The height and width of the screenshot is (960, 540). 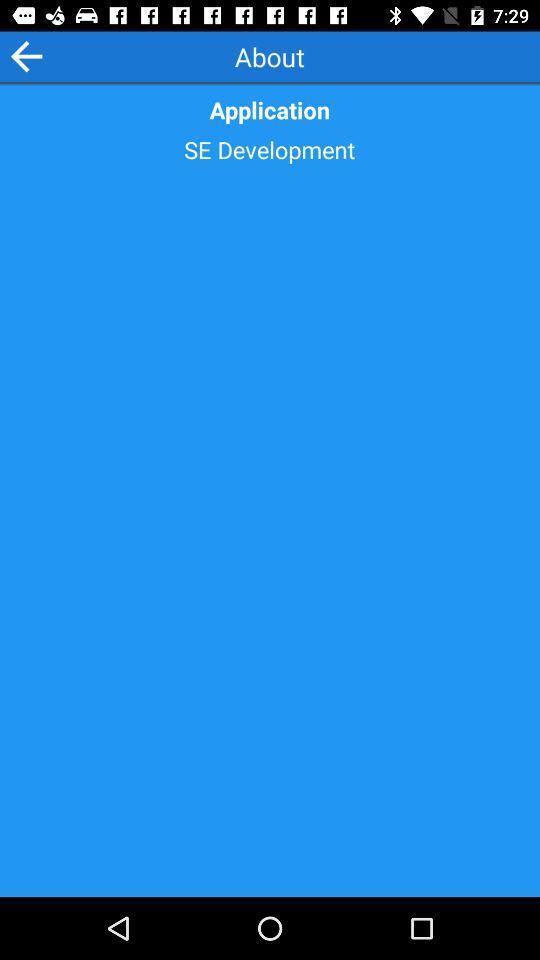 I want to click on the arrow_backward icon, so click(x=25, y=55).